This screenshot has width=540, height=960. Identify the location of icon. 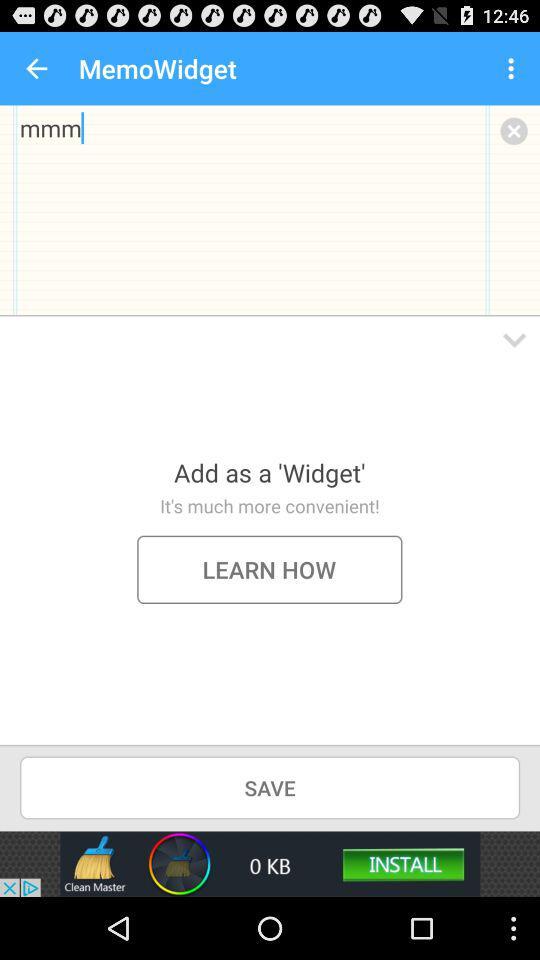
(514, 129).